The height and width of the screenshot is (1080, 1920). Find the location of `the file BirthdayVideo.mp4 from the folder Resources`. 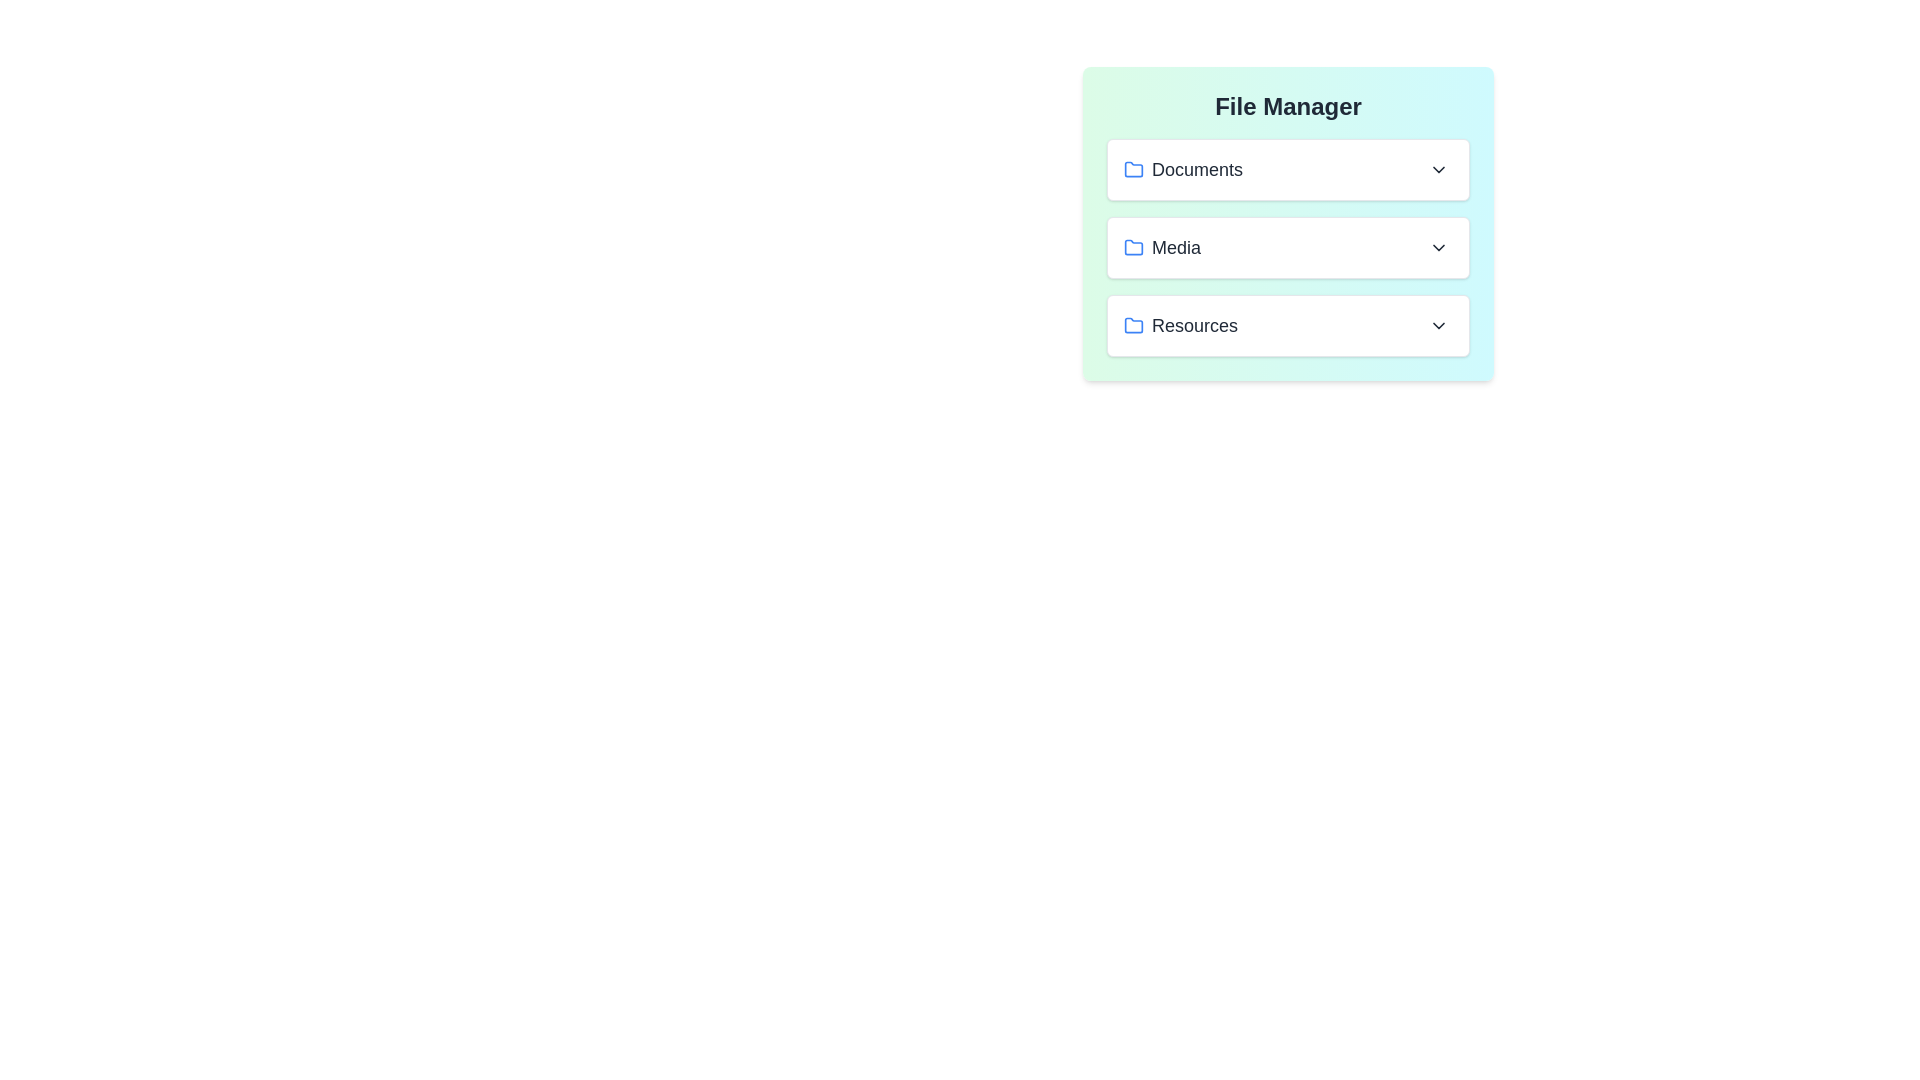

the file BirthdayVideo.mp4 from the folder Resources is located at coordinates (1288, 325).